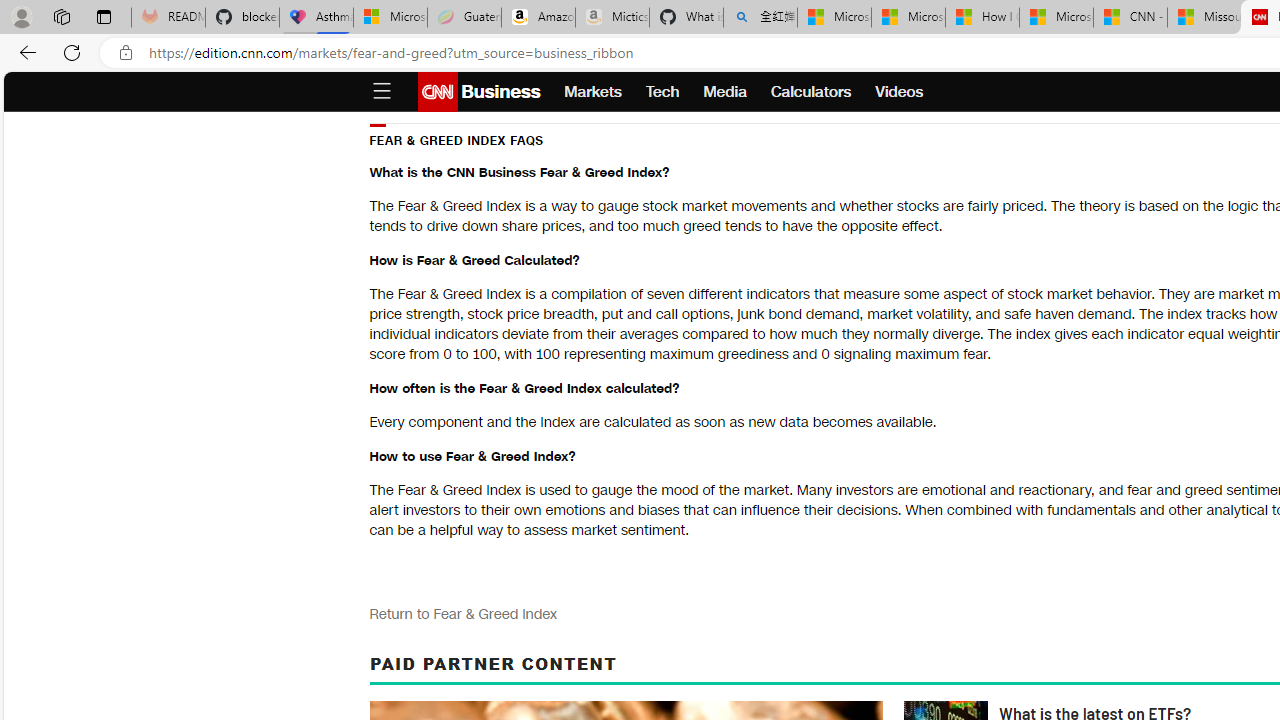 Image resolution: width=1280 pixels, height=720 pixels. I want to click on 'Return to Fear & Greed Index', so click(461, 613).